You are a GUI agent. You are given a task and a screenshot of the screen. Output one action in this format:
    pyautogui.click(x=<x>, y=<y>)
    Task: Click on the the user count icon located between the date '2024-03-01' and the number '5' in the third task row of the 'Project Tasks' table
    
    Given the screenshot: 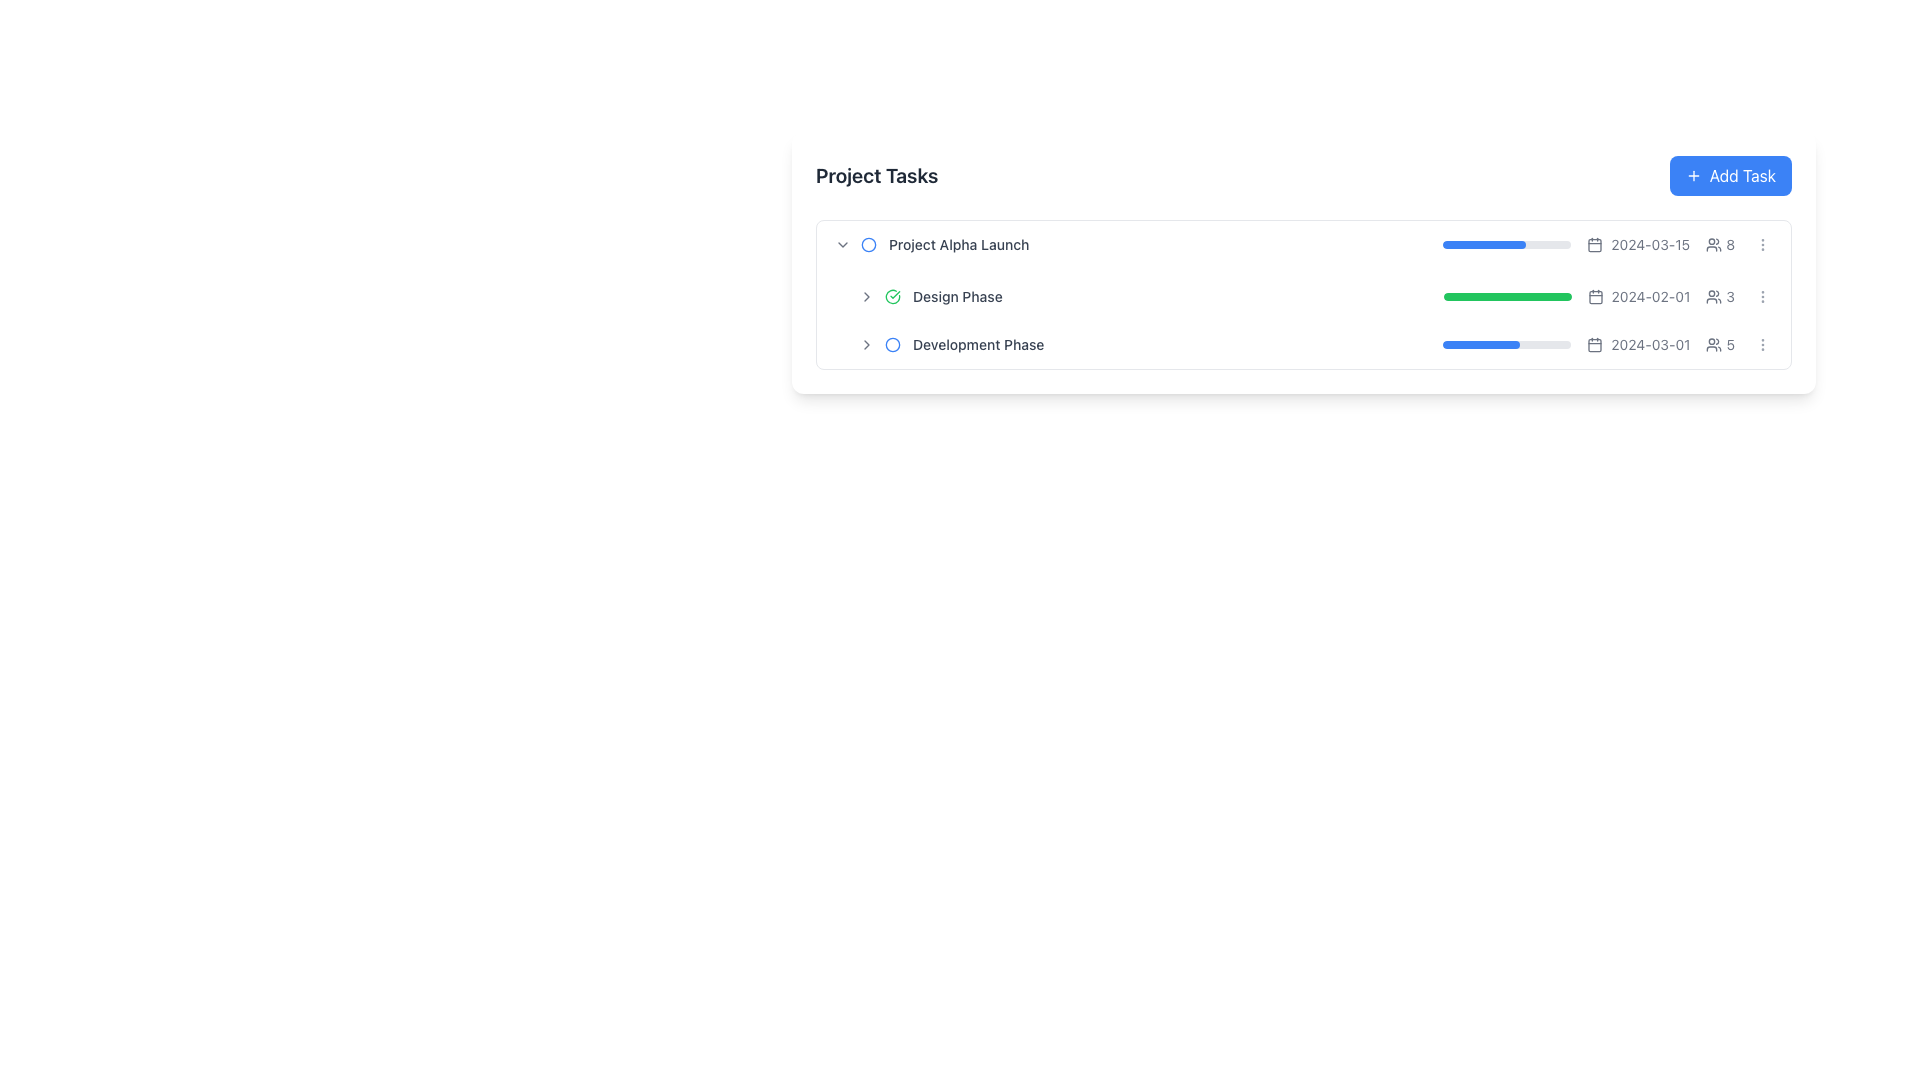 What is the action you would take?
    pyautogui.click(x=1713, y=343)
    